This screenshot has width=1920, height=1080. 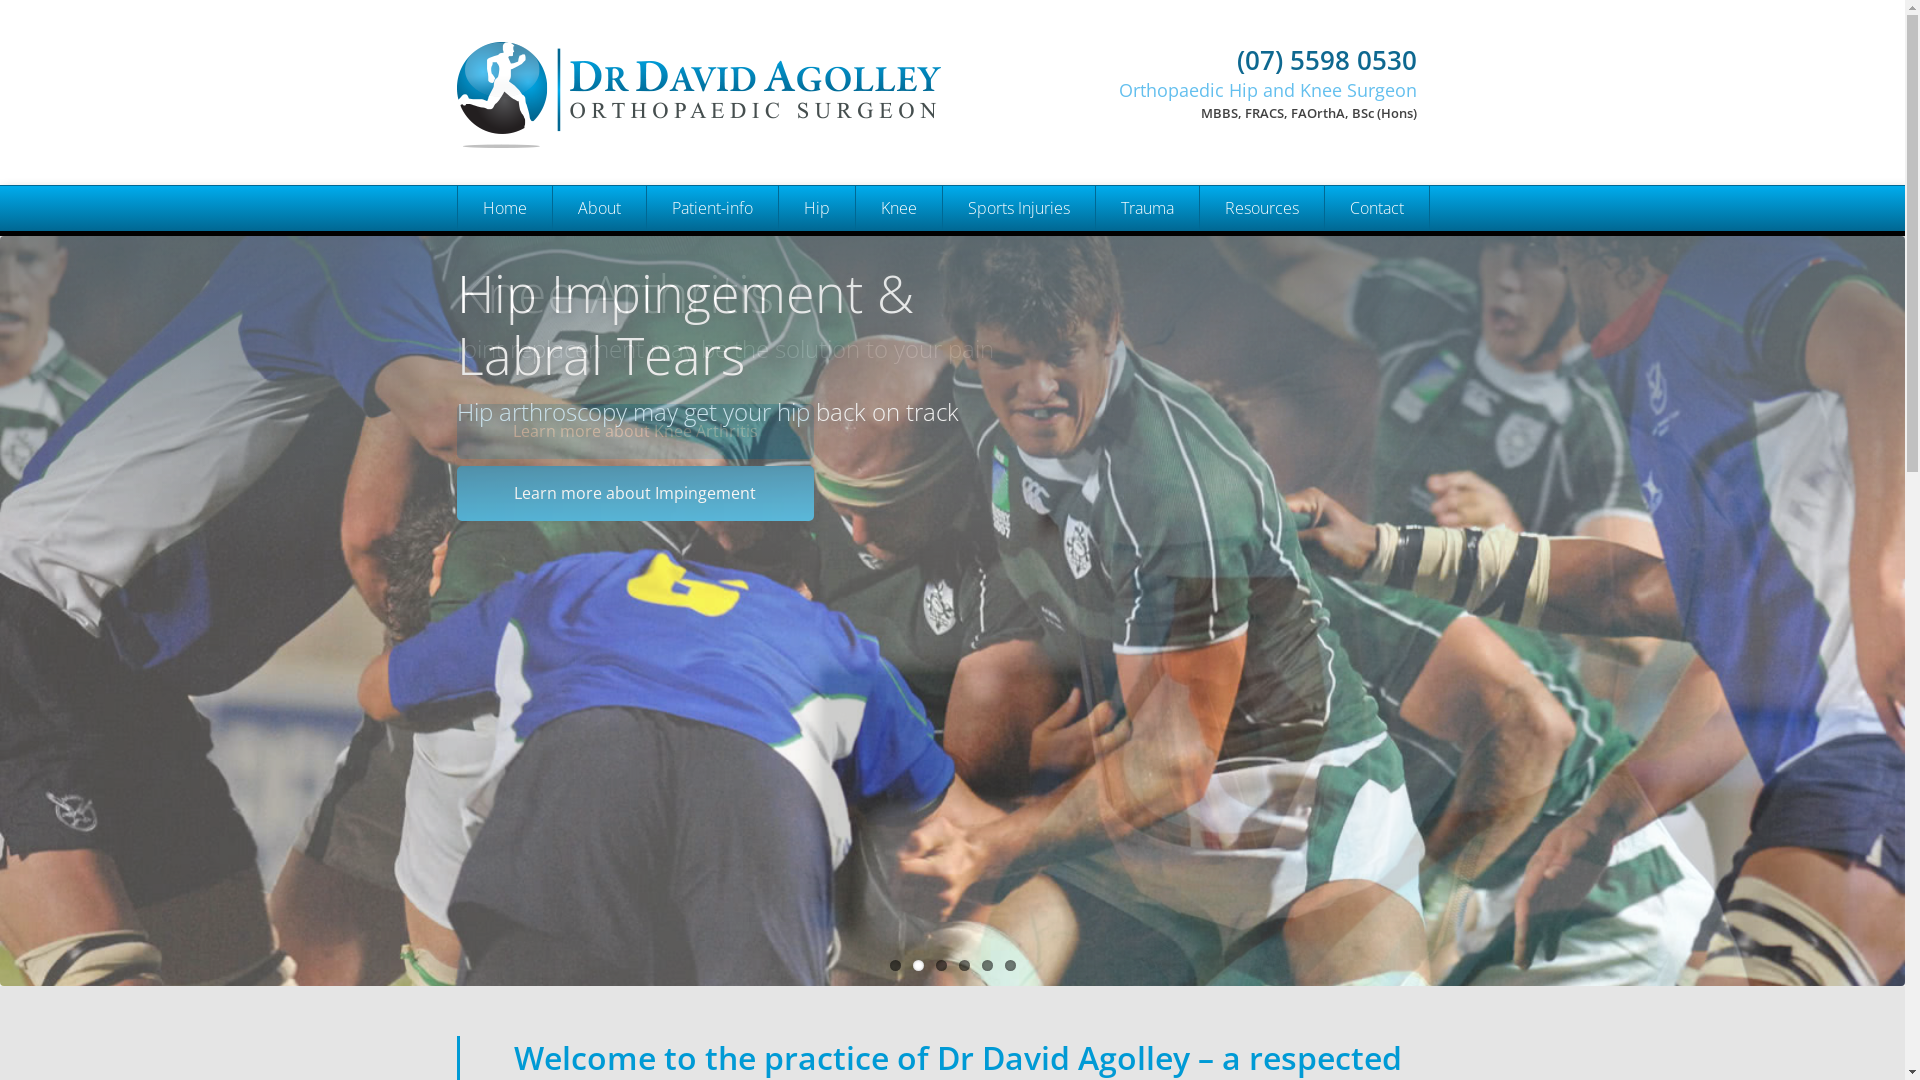 I want to click on 'Hip Hamstring Tear', so click(x=940, y=388).